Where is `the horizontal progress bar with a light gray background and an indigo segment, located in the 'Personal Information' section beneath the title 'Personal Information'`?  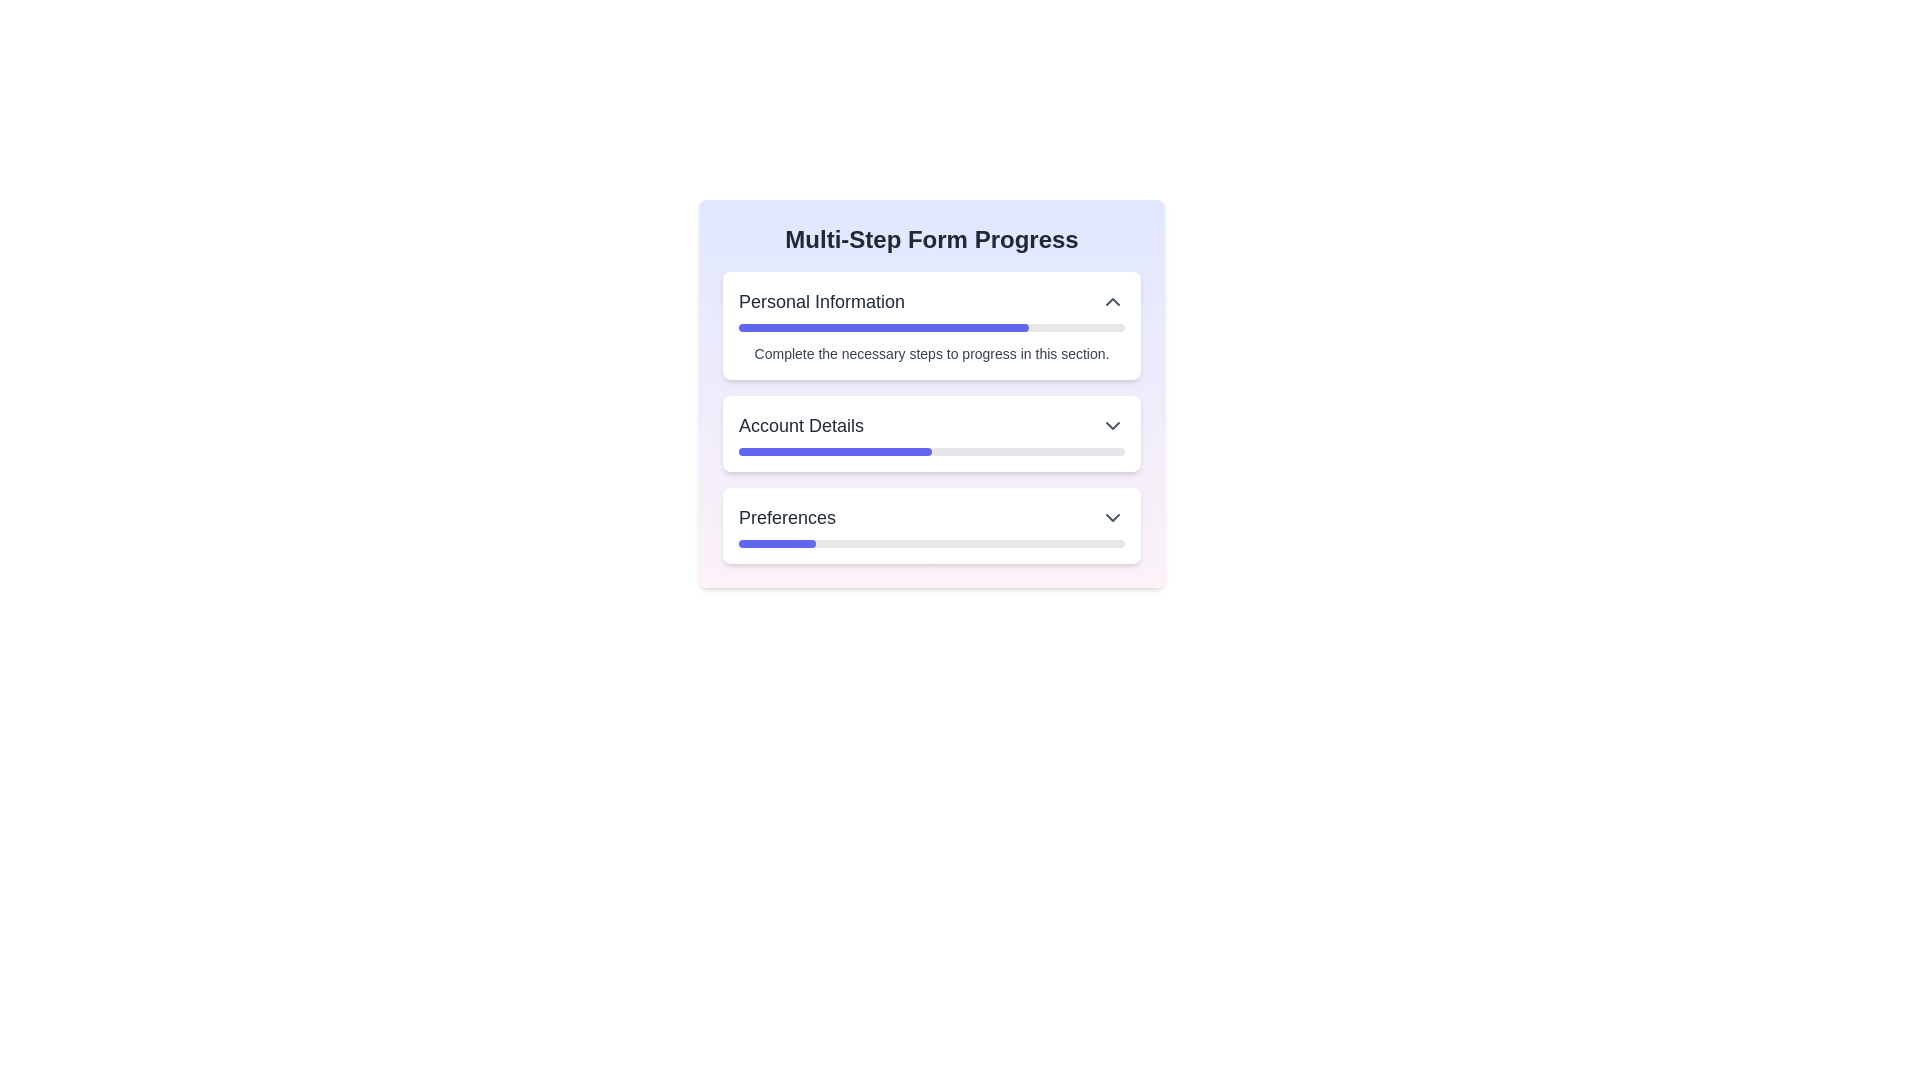
the horizontal progress bar with a light gray background and an indigo segment, located in the 'Personal Information' section beneath the title 'Personal Information' is located at coordinates (930, 326).